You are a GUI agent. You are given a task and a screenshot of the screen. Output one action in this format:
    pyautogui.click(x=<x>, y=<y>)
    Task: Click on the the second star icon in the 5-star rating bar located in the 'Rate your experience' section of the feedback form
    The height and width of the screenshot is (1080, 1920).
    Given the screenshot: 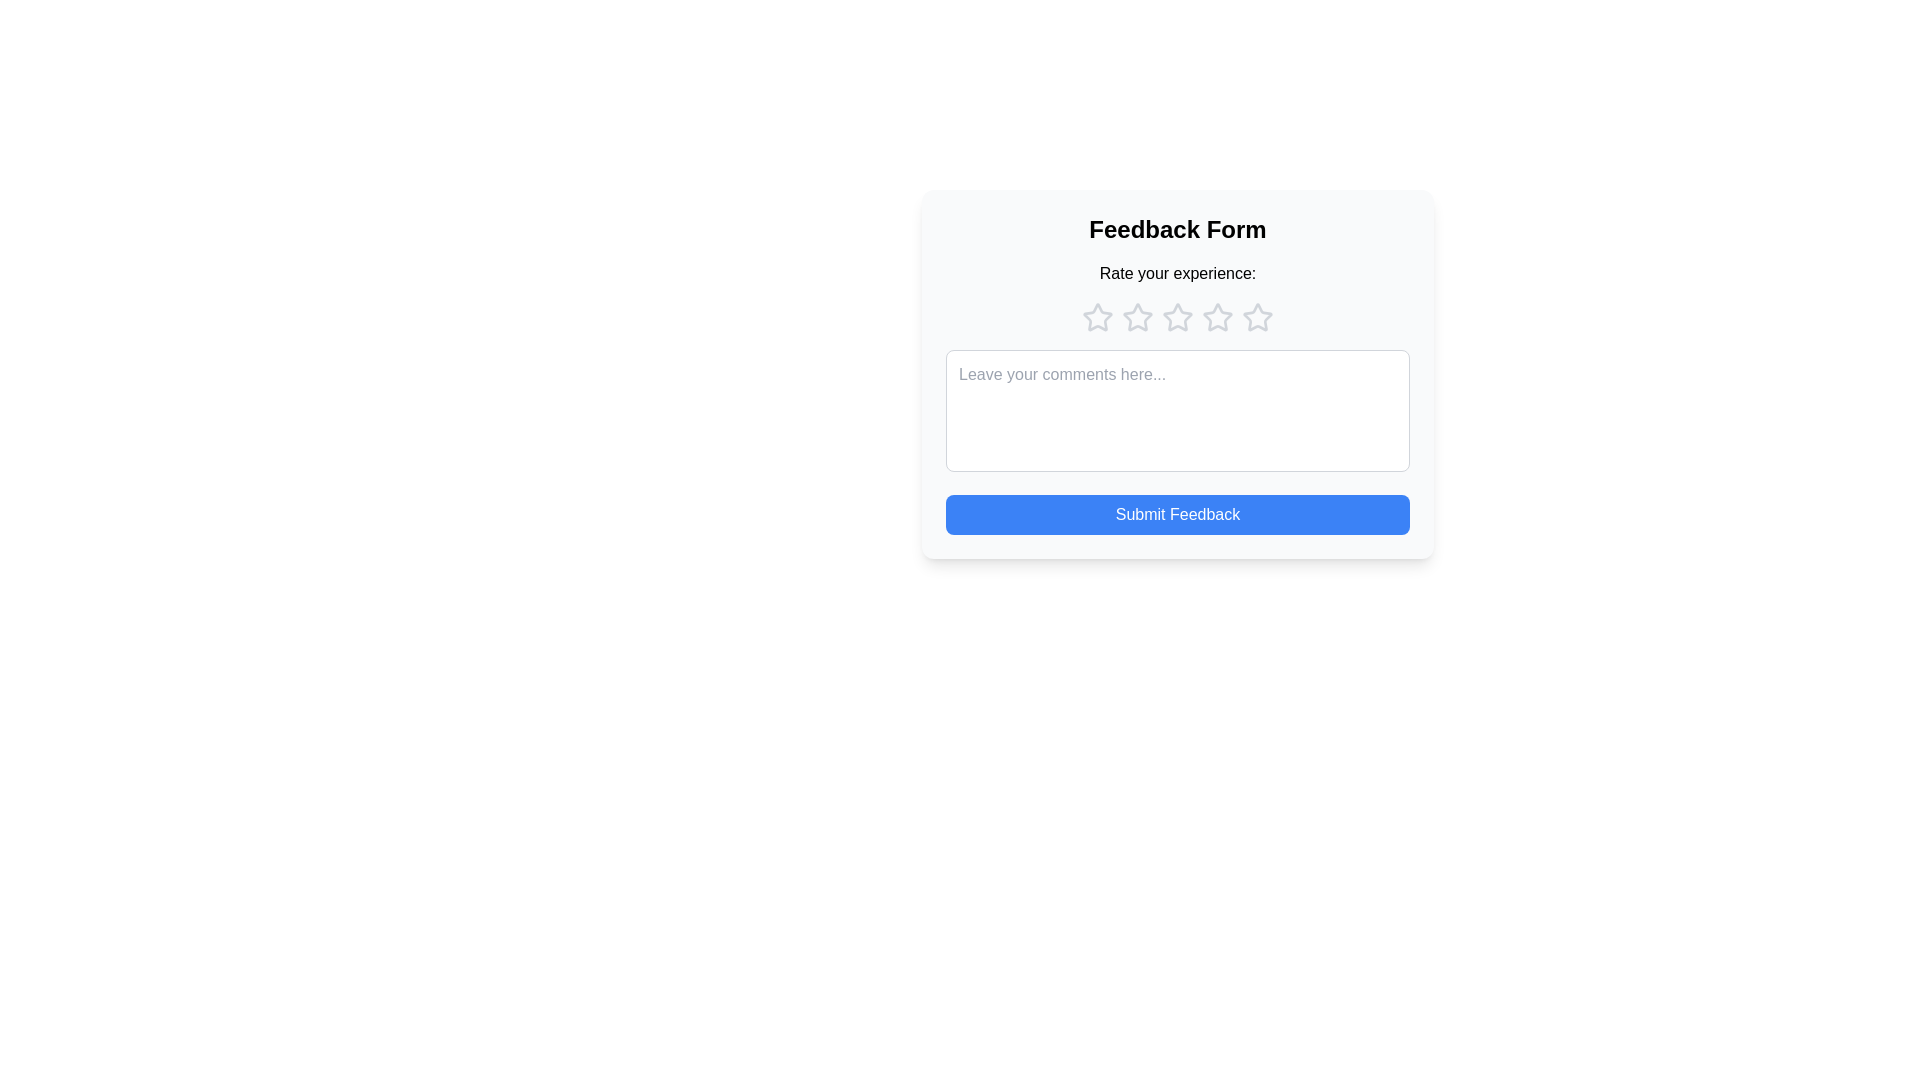 What is the action you would take?
    pyautogui.click(x=1137, y=316)
    